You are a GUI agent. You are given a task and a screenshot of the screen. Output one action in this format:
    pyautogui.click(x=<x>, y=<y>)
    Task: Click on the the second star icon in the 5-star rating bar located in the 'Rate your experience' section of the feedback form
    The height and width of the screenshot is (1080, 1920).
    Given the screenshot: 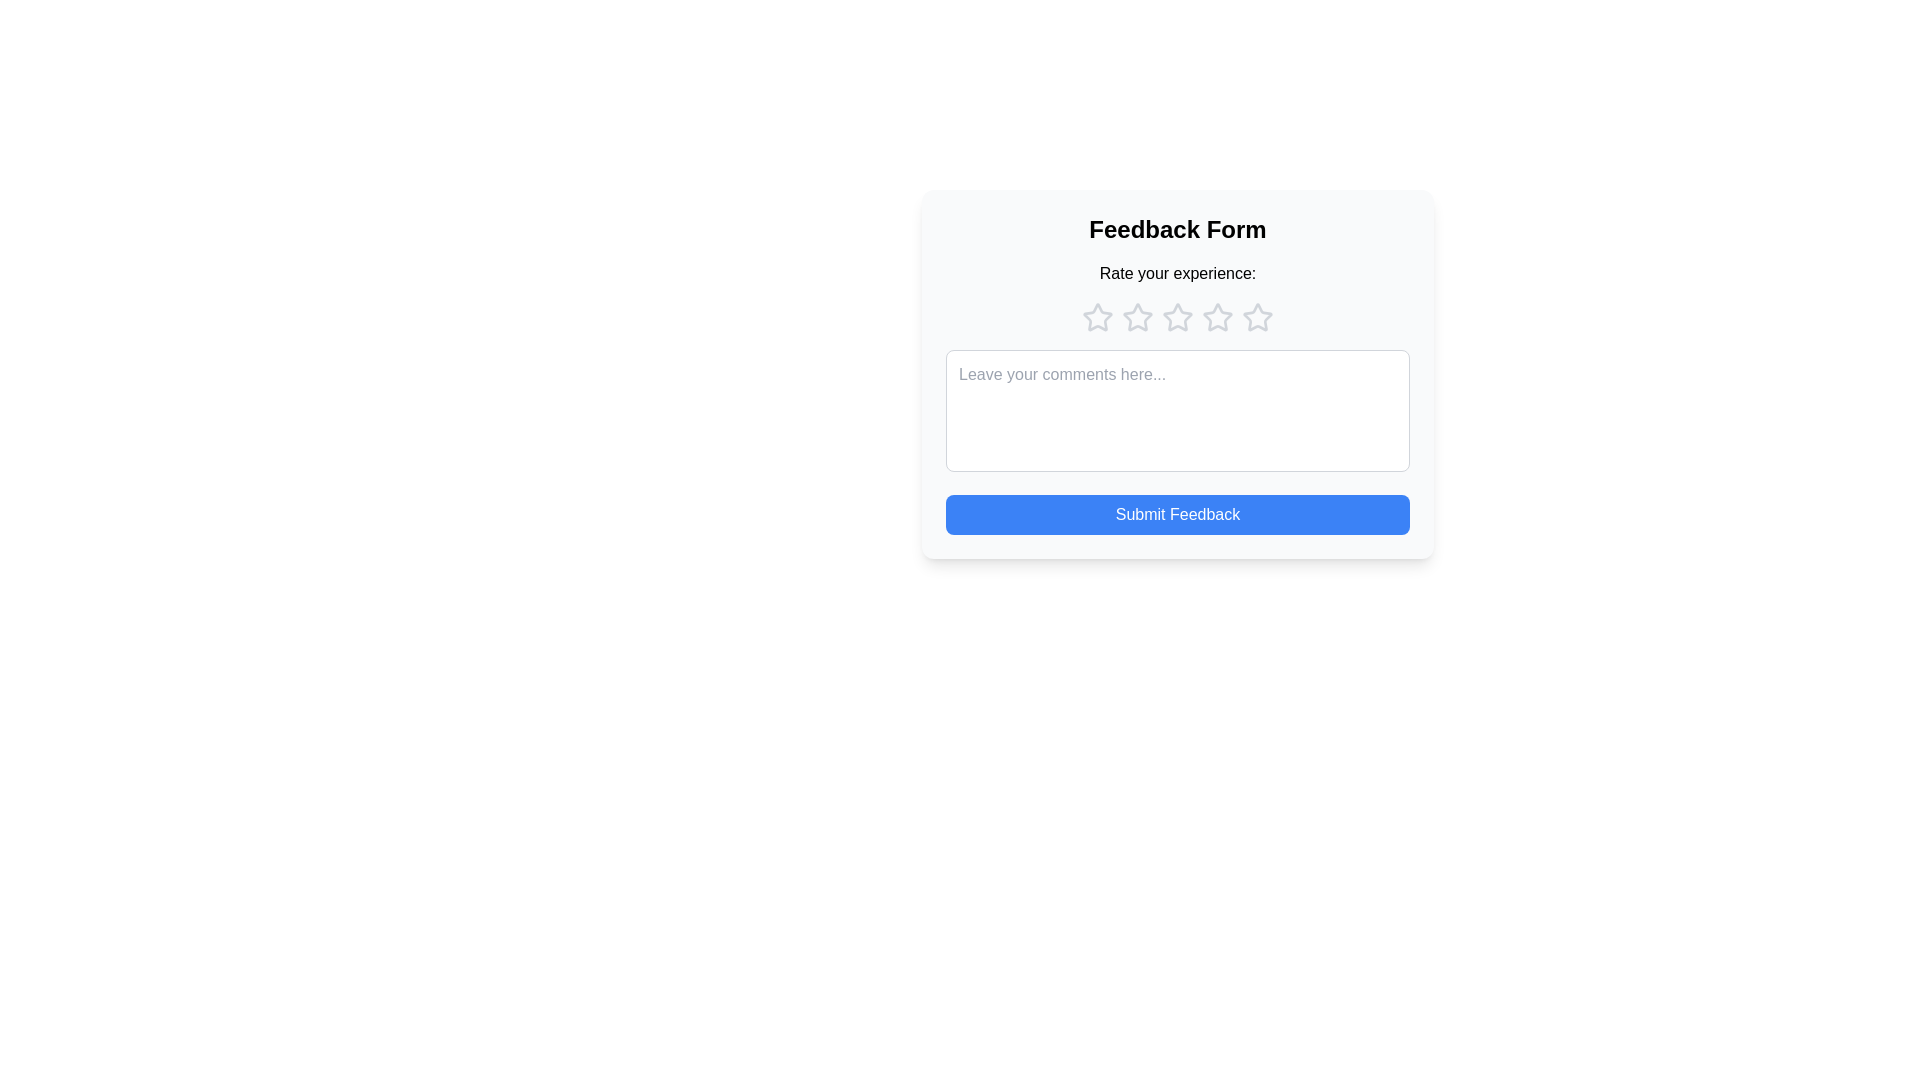 What is the action you would take?
    pyautogui.click(x=1137, y=316)
    